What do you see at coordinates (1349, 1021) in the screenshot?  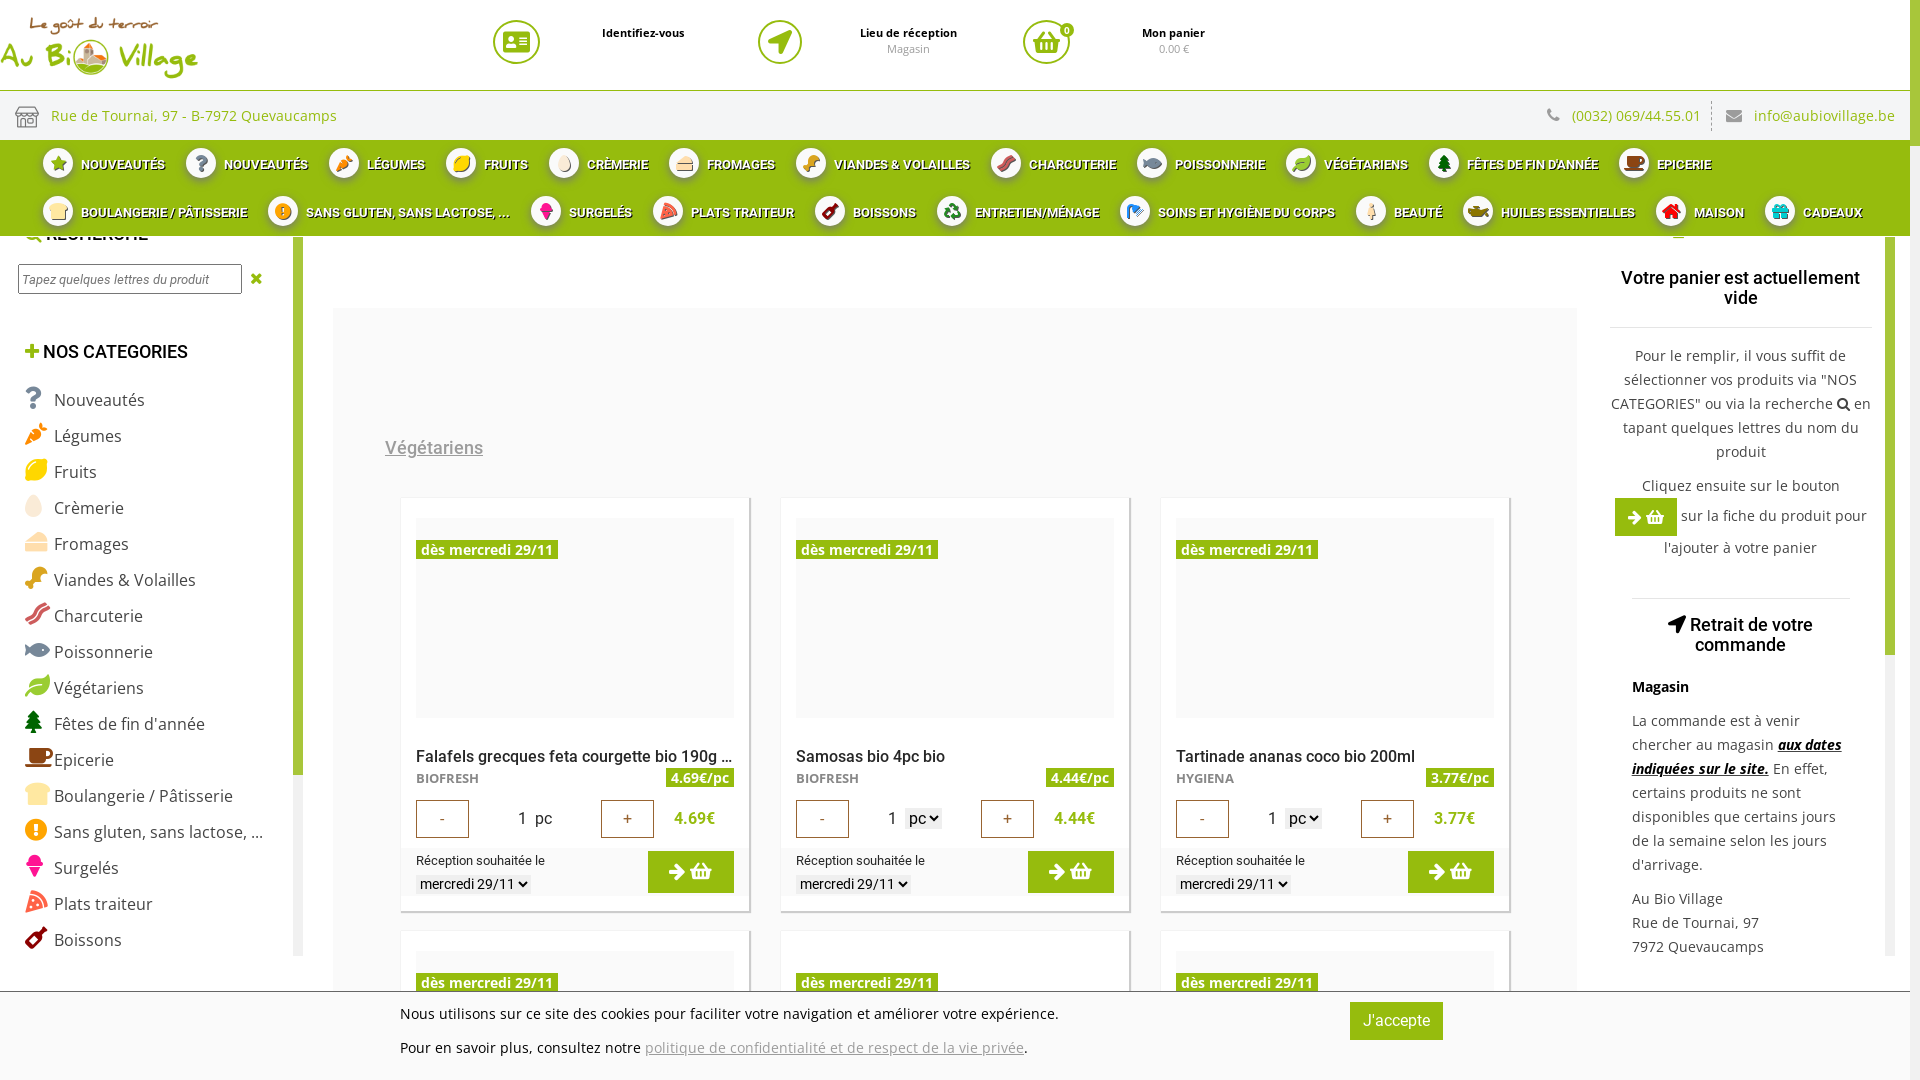 I see `'J'accepte'` at bounding box center [1349, 1021].